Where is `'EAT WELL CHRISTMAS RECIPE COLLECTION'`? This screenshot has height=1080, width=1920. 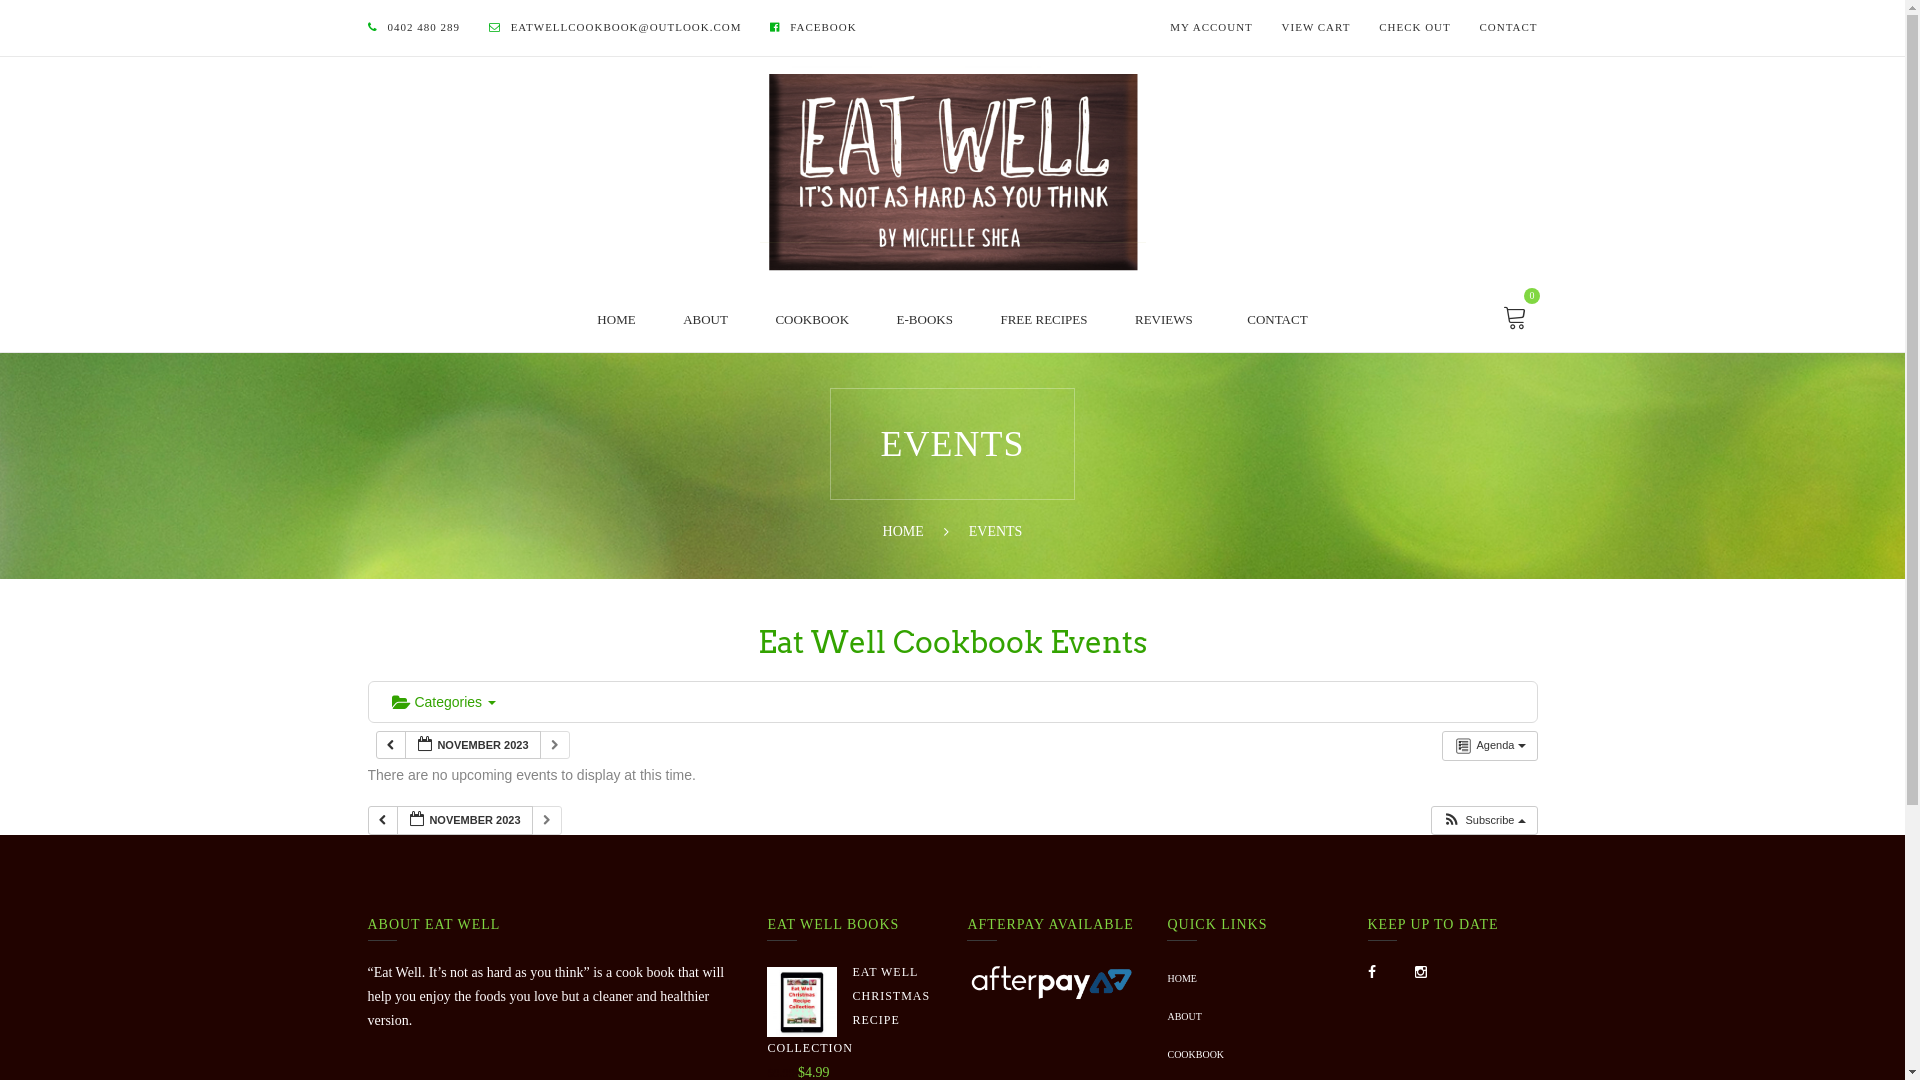 'EAT WELL CHRISTMAS RECIPE COLLECTION' is located at coordinates (851, 1010).